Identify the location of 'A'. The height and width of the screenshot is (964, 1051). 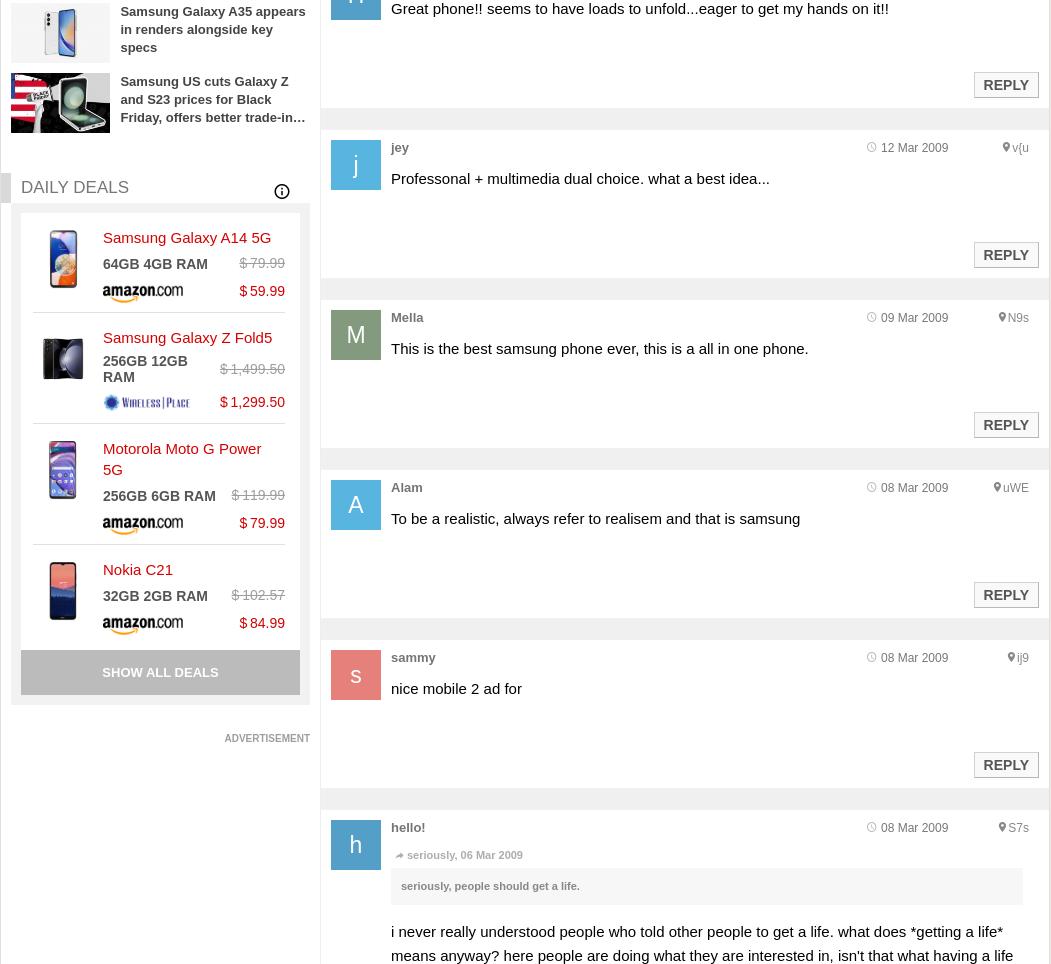
(355, 504).